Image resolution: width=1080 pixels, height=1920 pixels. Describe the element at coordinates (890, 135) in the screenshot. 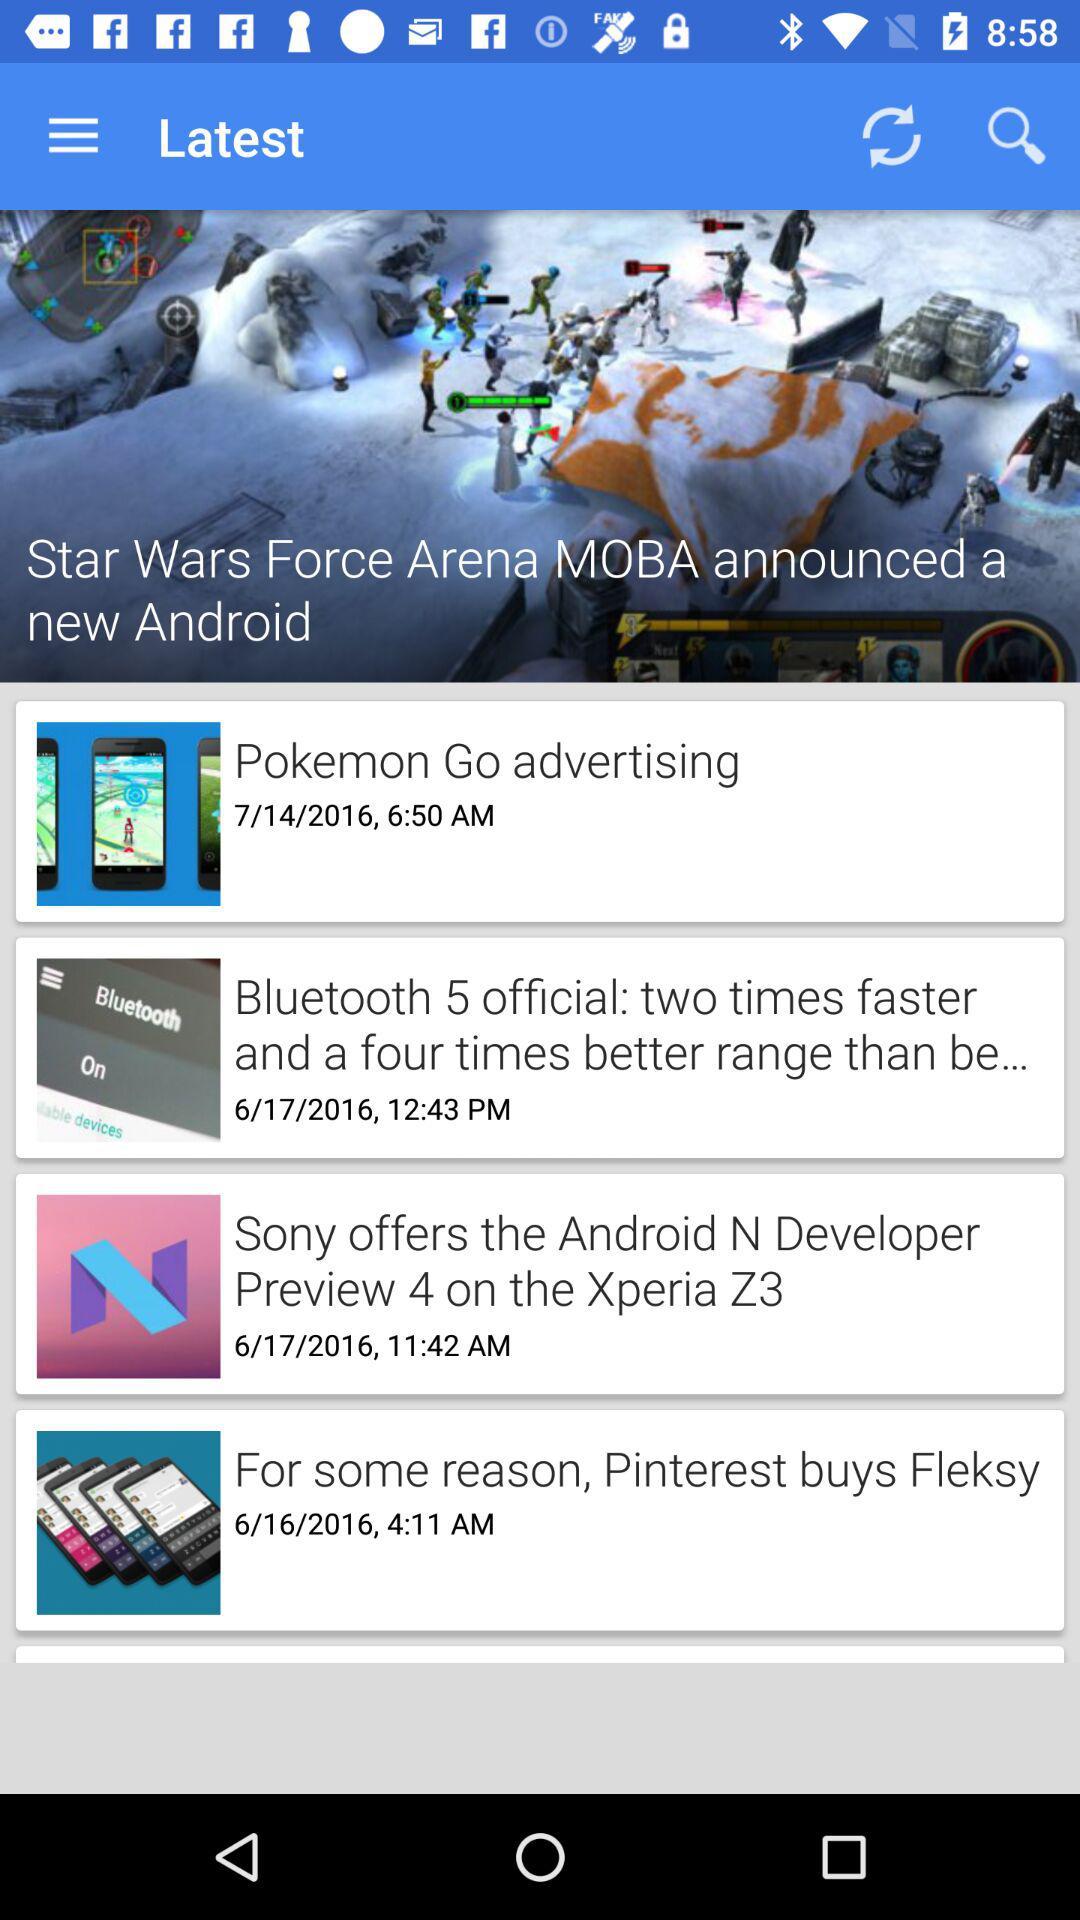

I see `the icon to the right of the latest app` at that location.